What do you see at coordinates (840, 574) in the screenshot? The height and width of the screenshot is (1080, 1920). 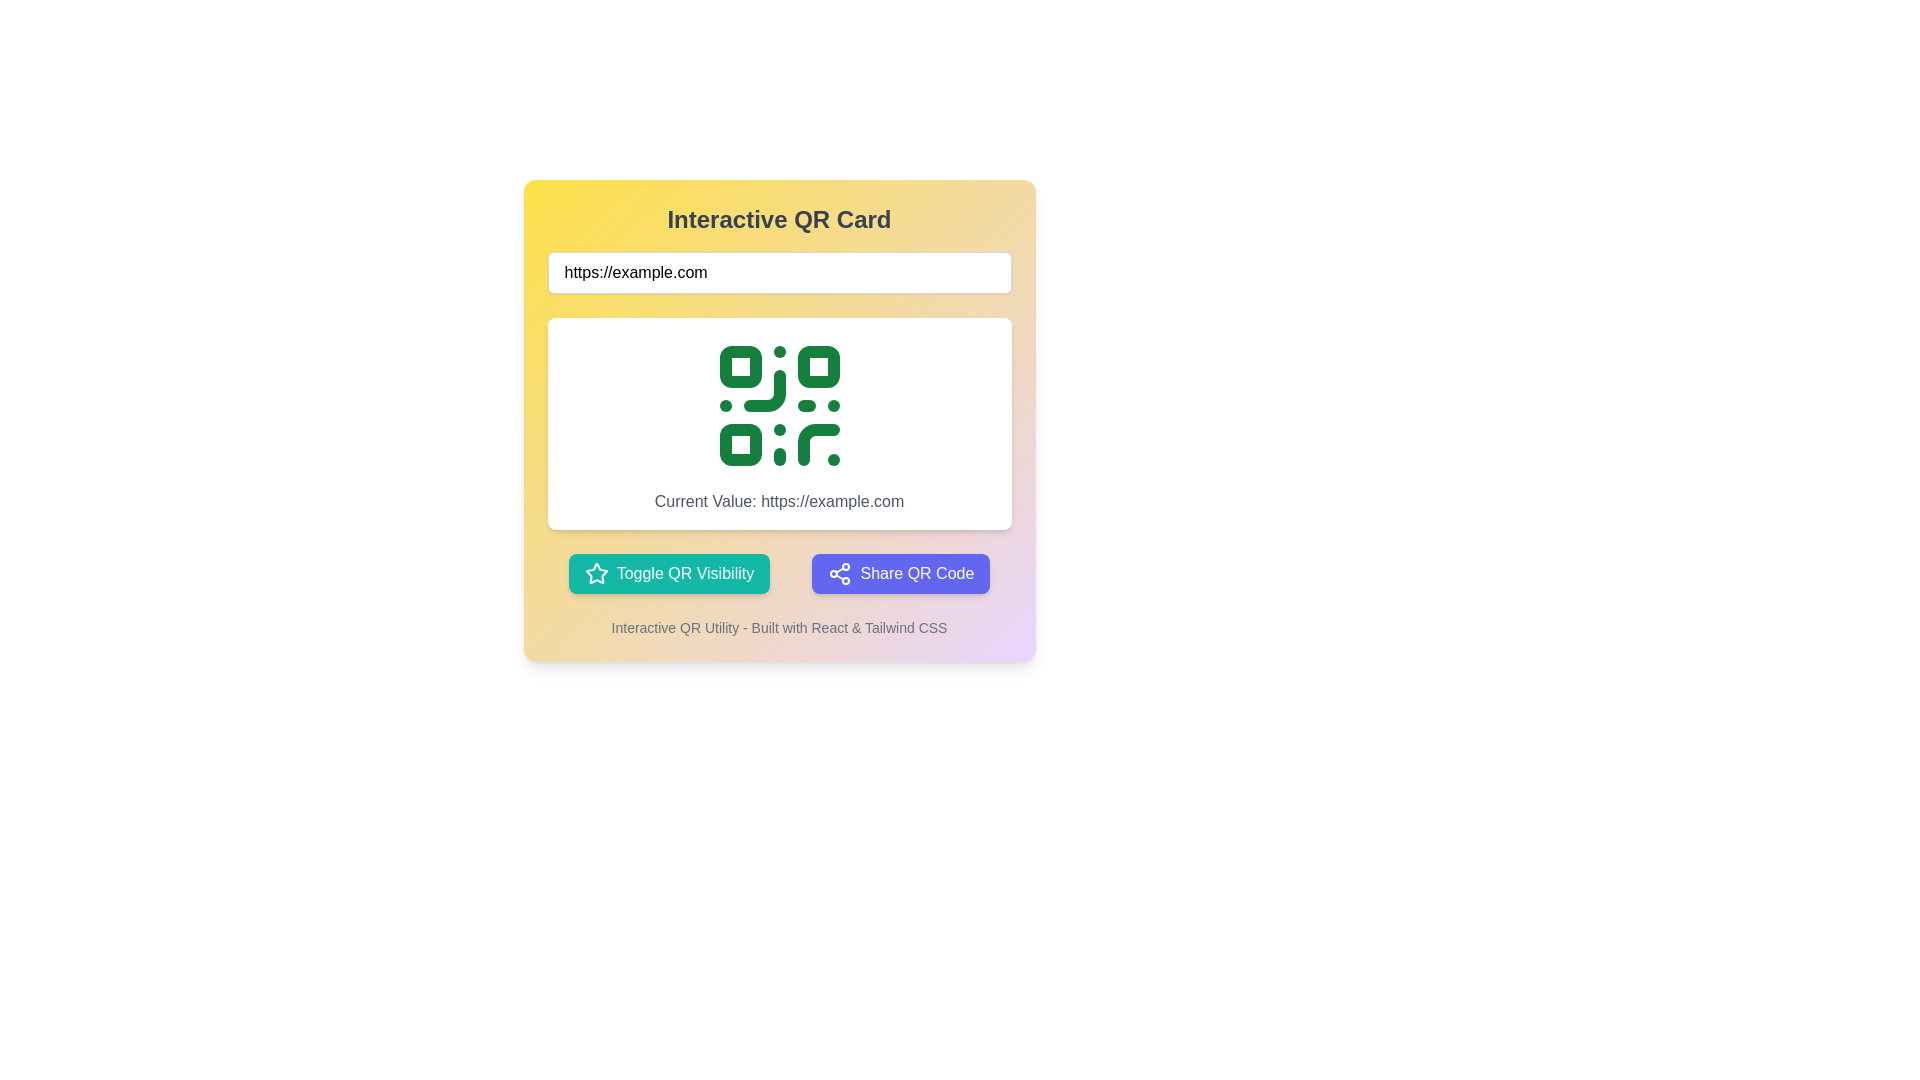 I see `the sharing icon, which is a connected nodes structure with a circular layout, styled in white on a purple background, located to the left of the 'Share QR Code' button` at bounding box center [840, 574].